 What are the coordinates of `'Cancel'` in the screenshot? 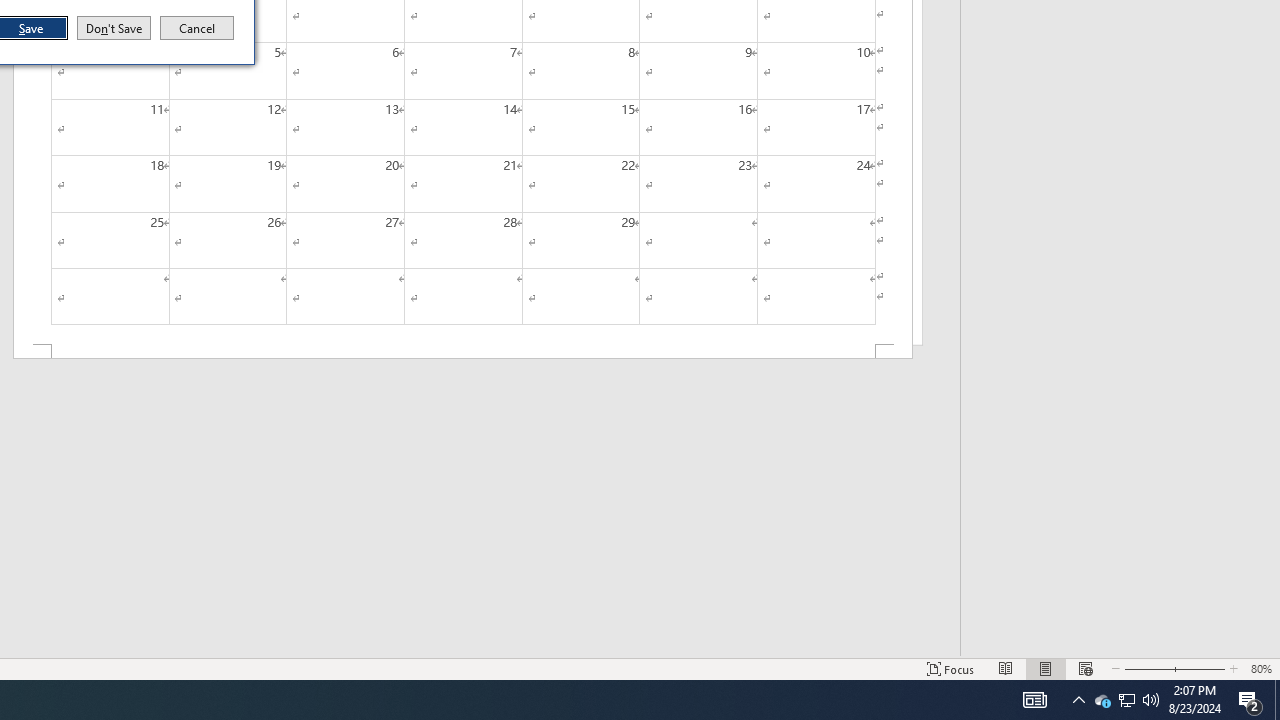 It's located at (197, 28).